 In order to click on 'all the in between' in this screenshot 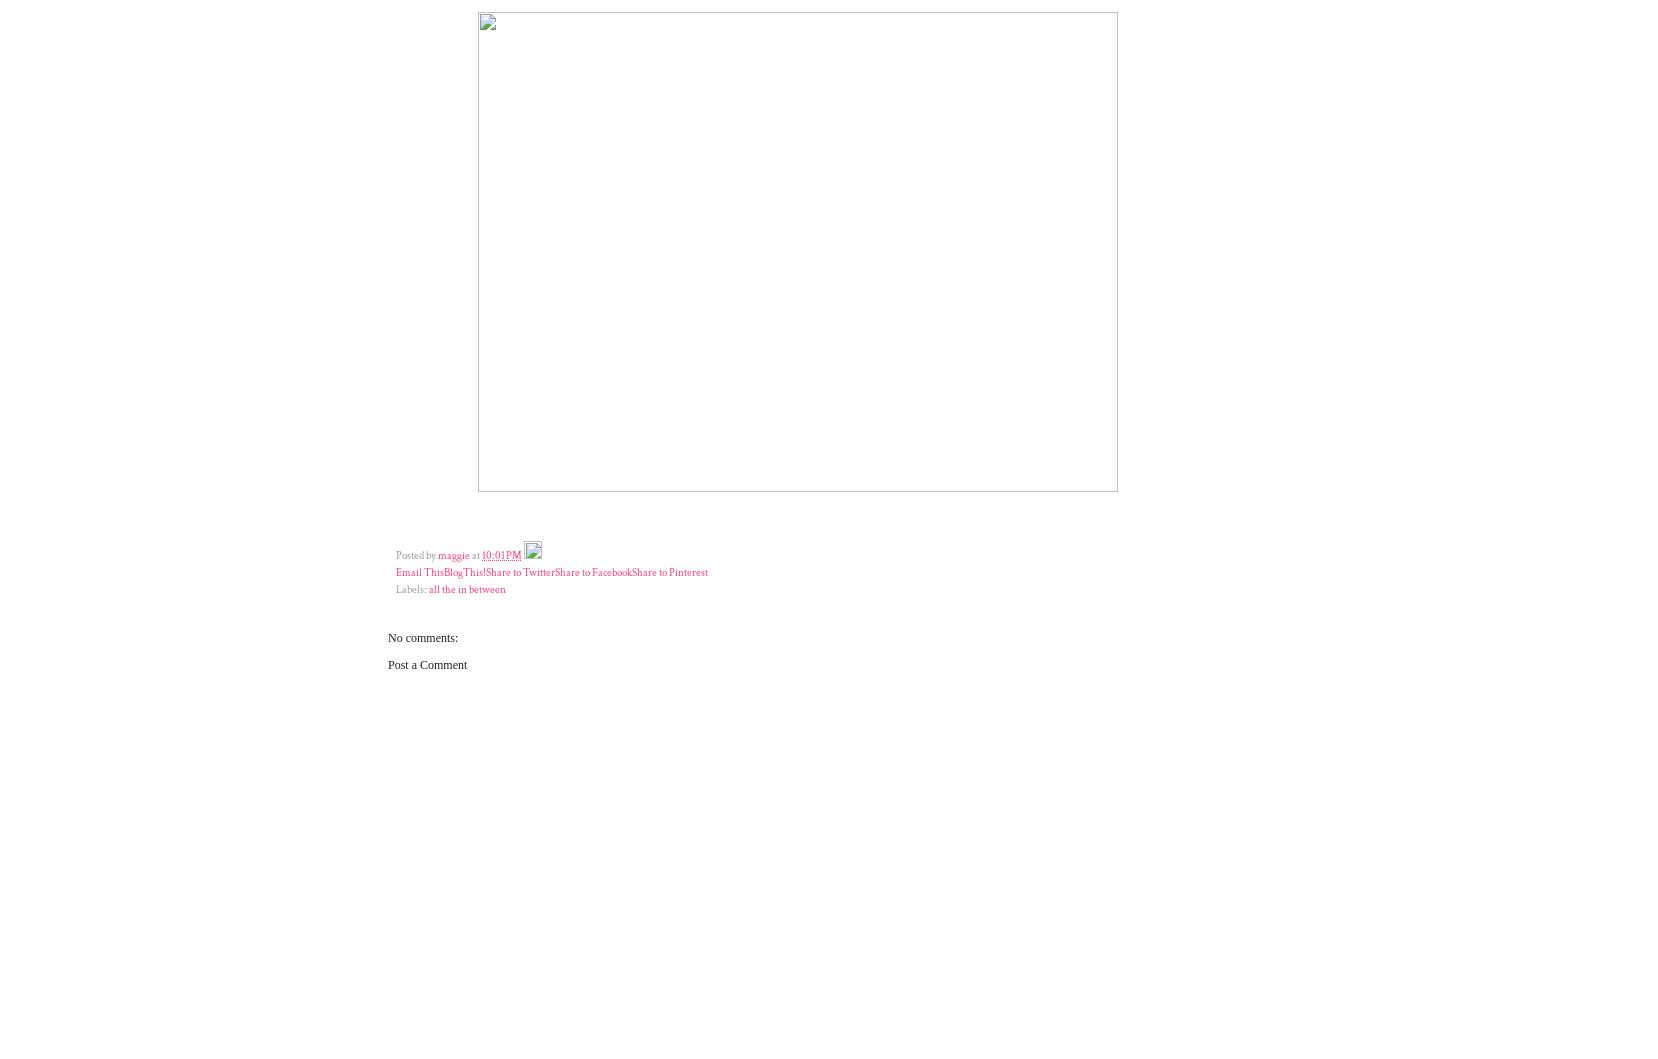, I will do `click(467, 588)`.